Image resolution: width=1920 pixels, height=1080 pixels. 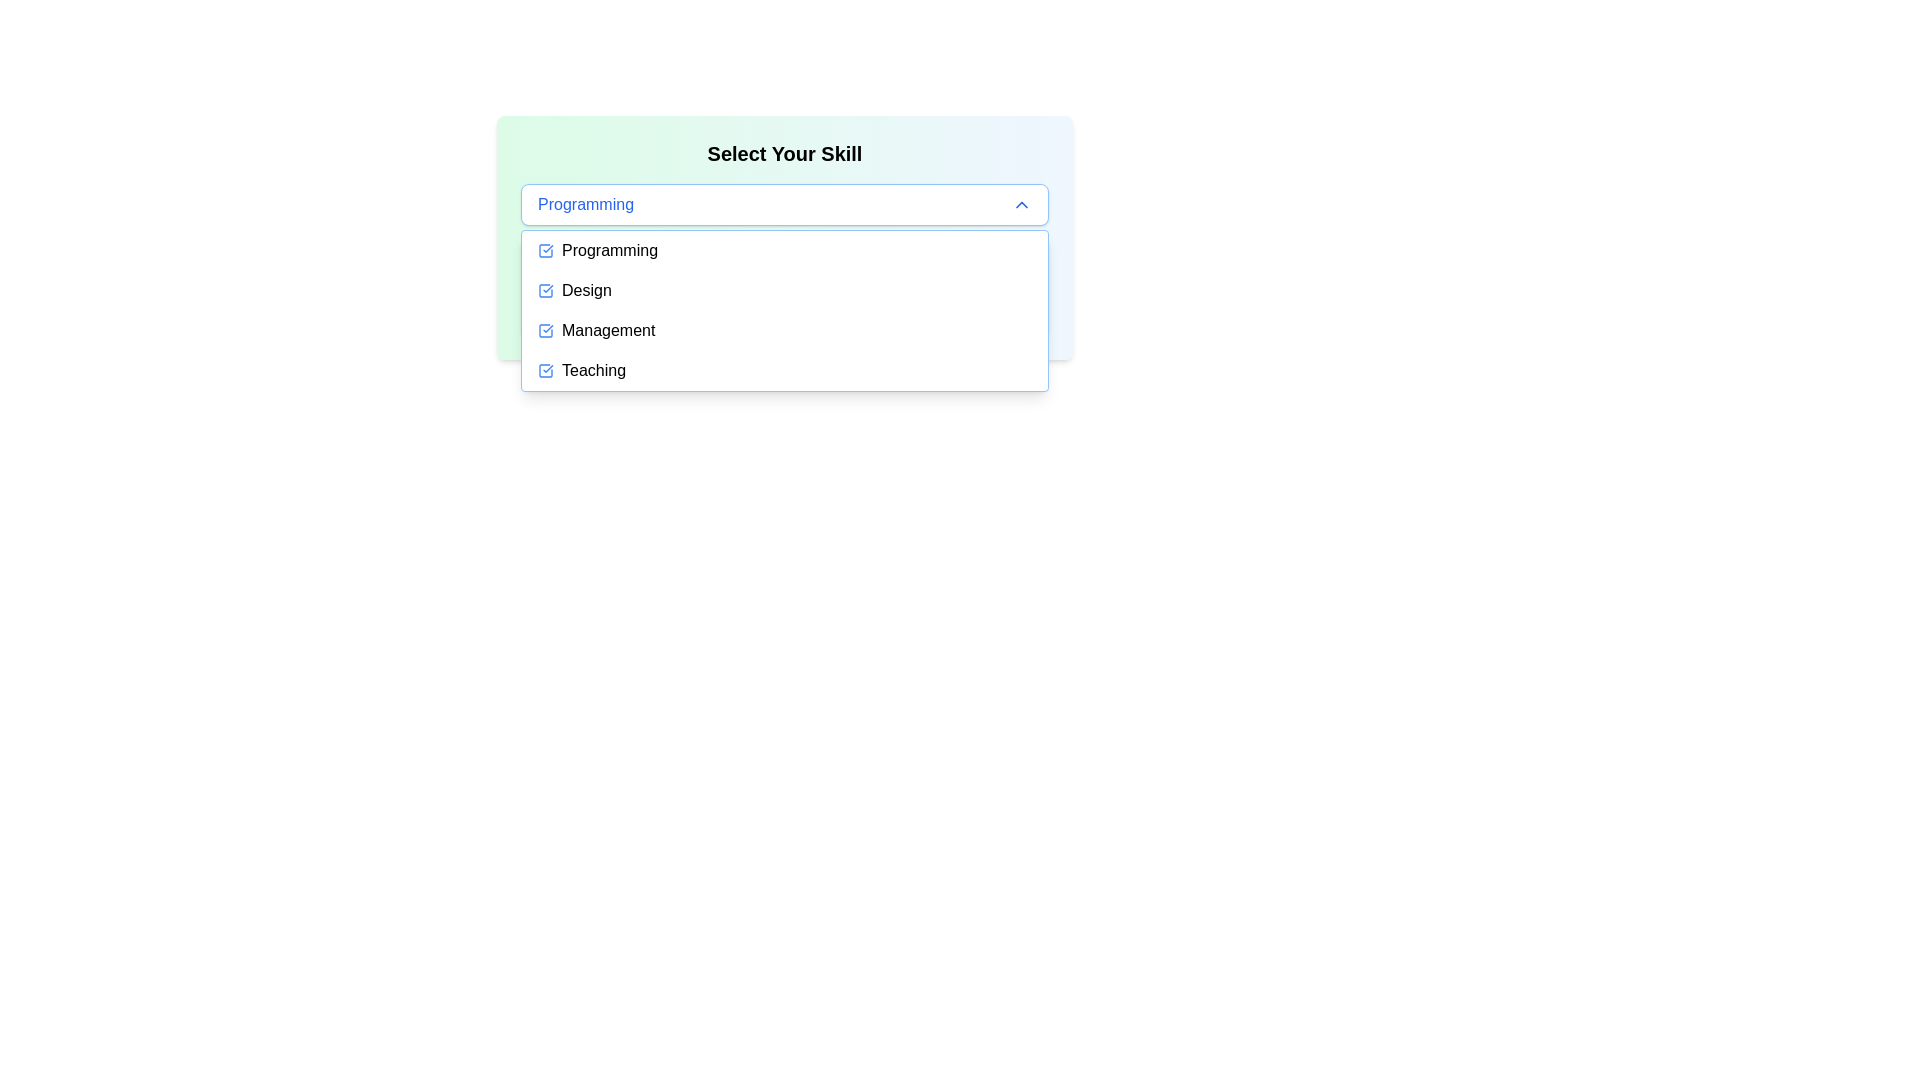 What do you see at coordinates (546, 249) in the screenshot?
I see `the checkbox icon with a blue outline located to the left of the 'Programming' text` at bounding box center [546, 249].